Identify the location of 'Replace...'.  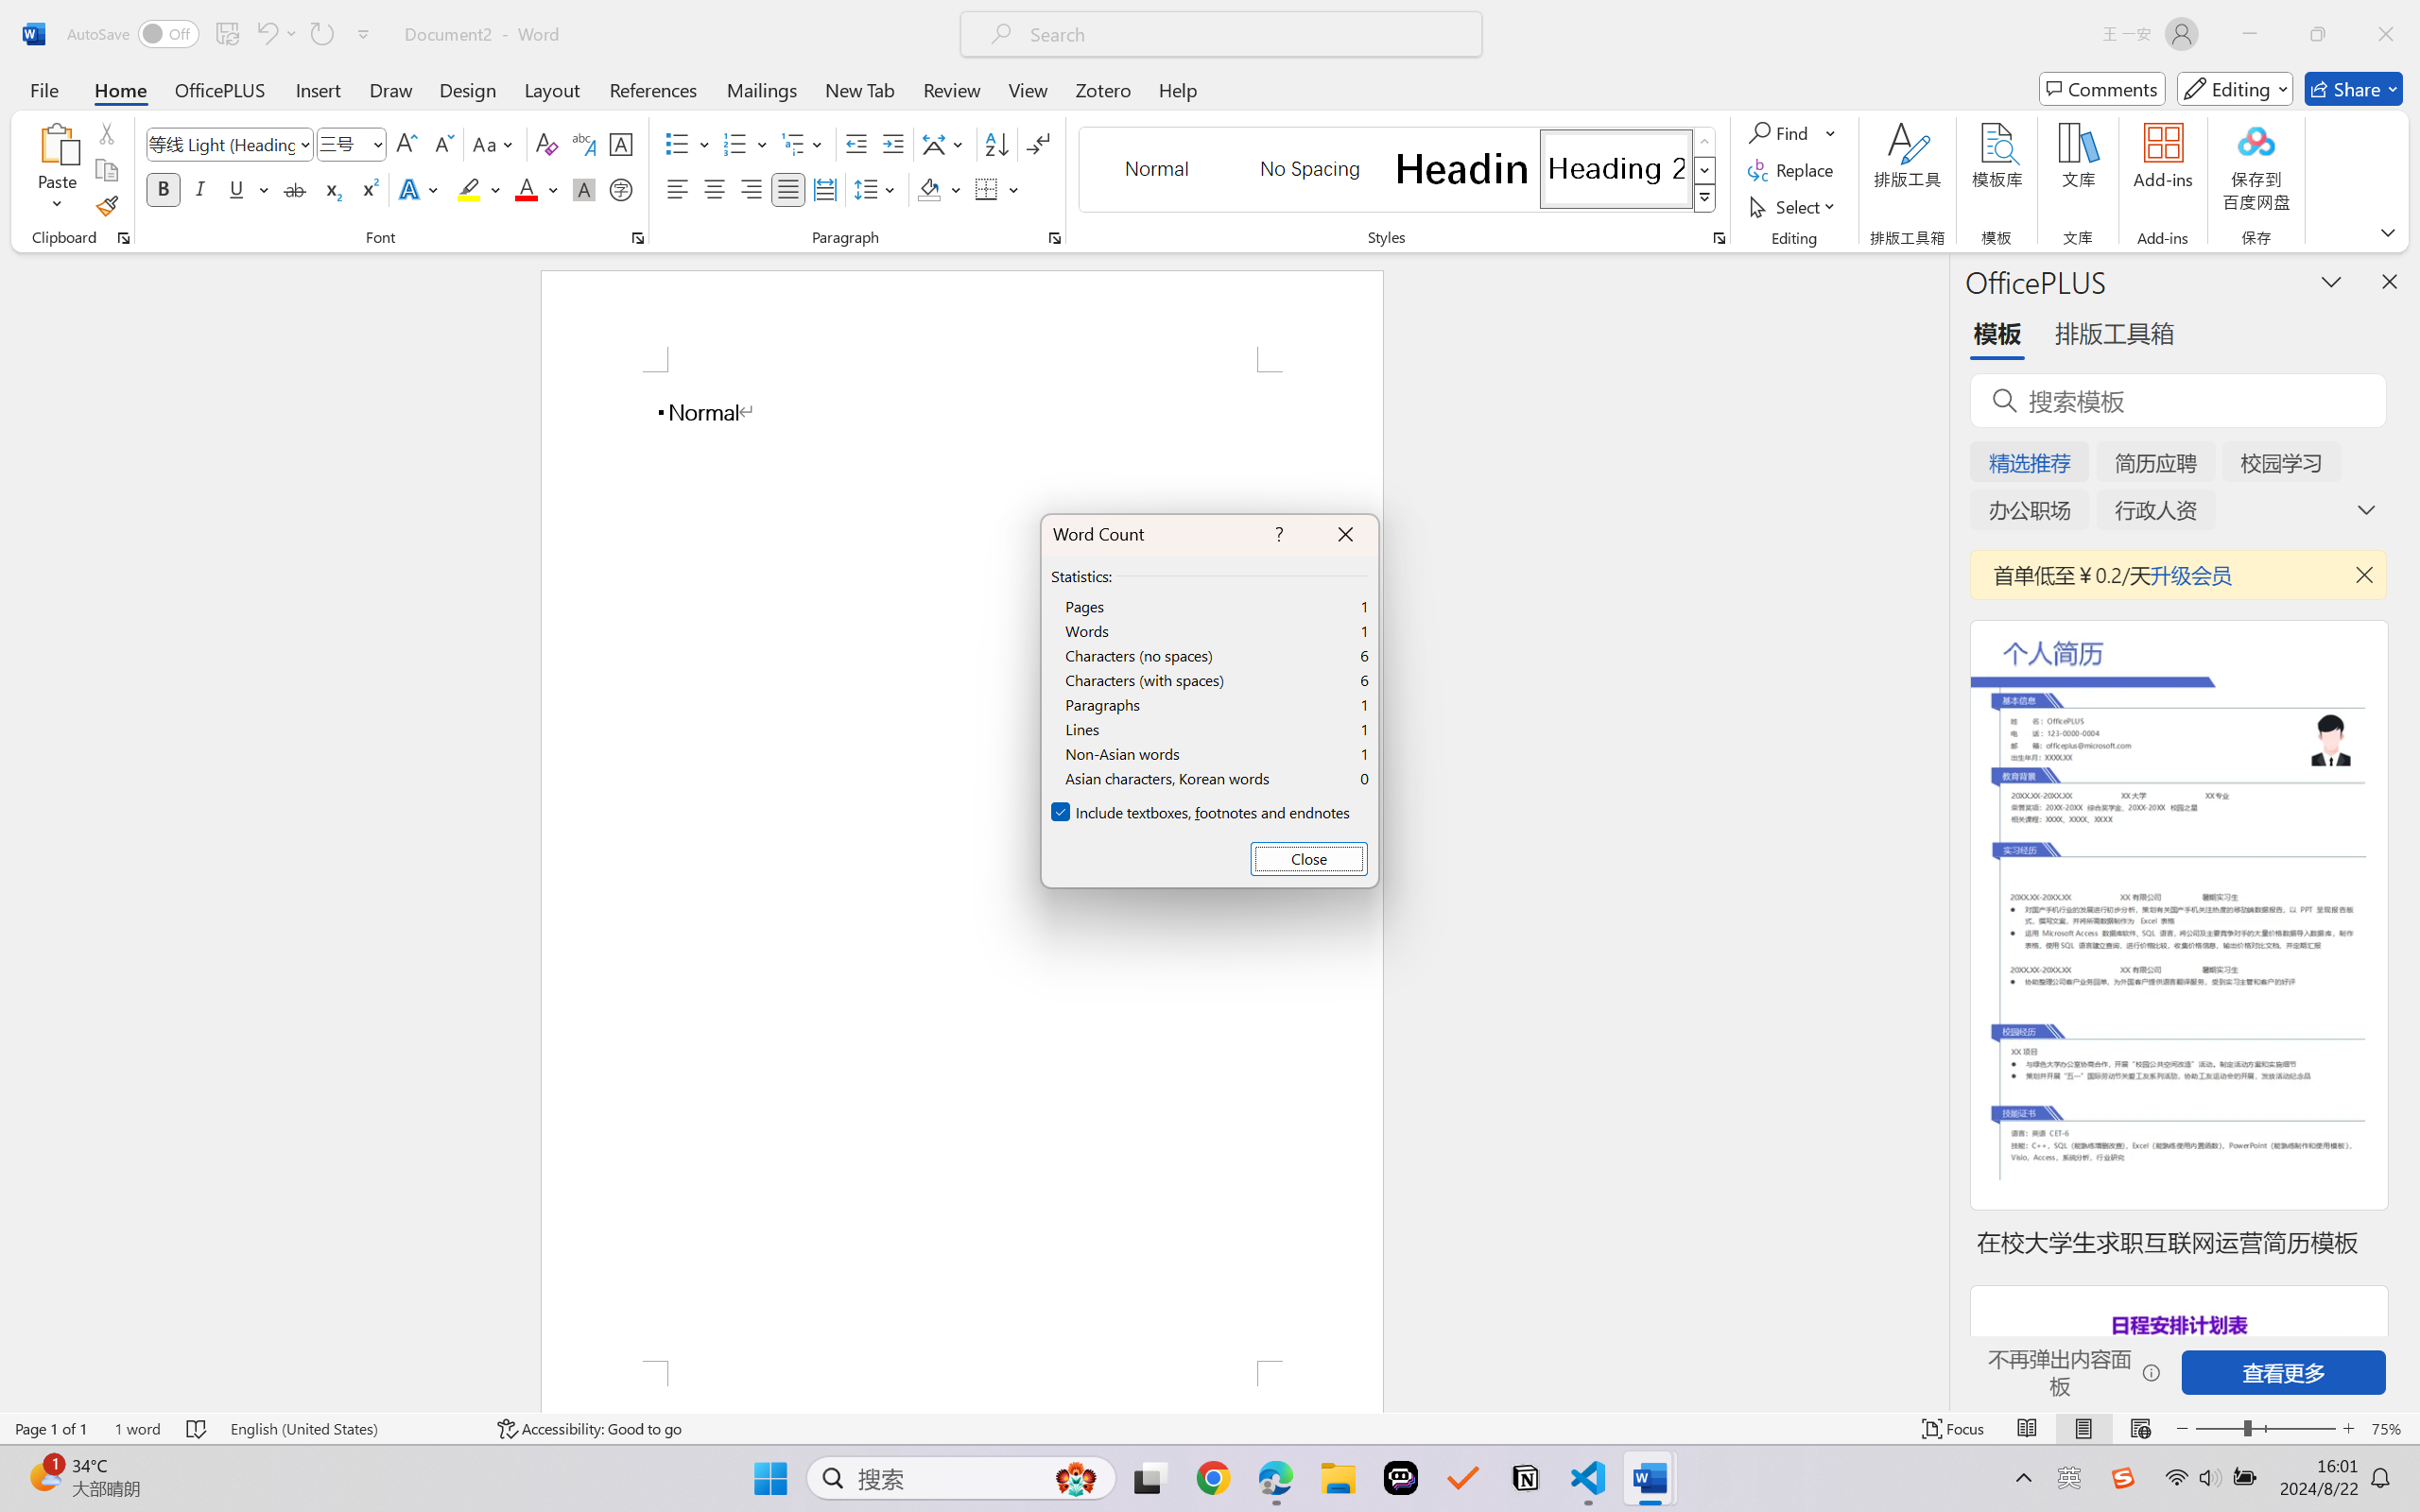
(1791, 170).